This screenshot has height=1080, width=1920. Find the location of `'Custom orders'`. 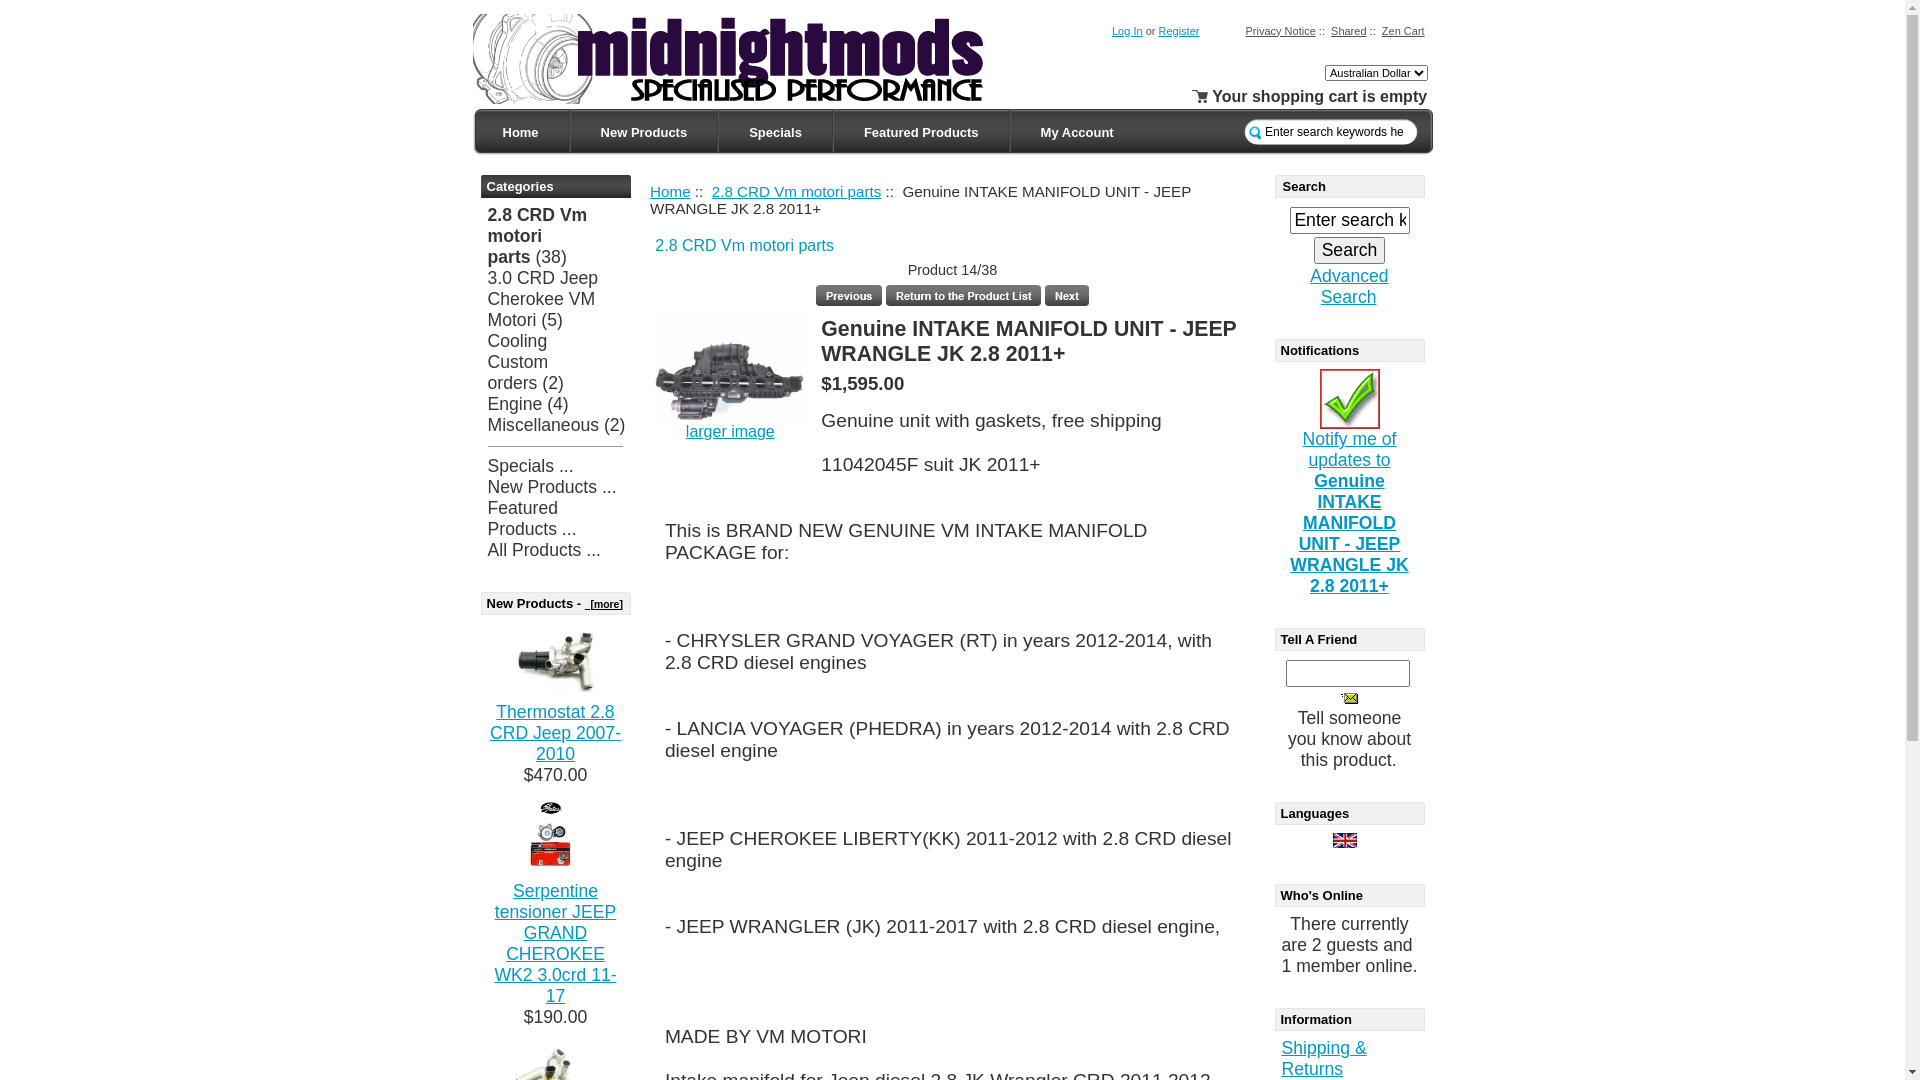

'Custom orders' is located at coordinates (518, 372).